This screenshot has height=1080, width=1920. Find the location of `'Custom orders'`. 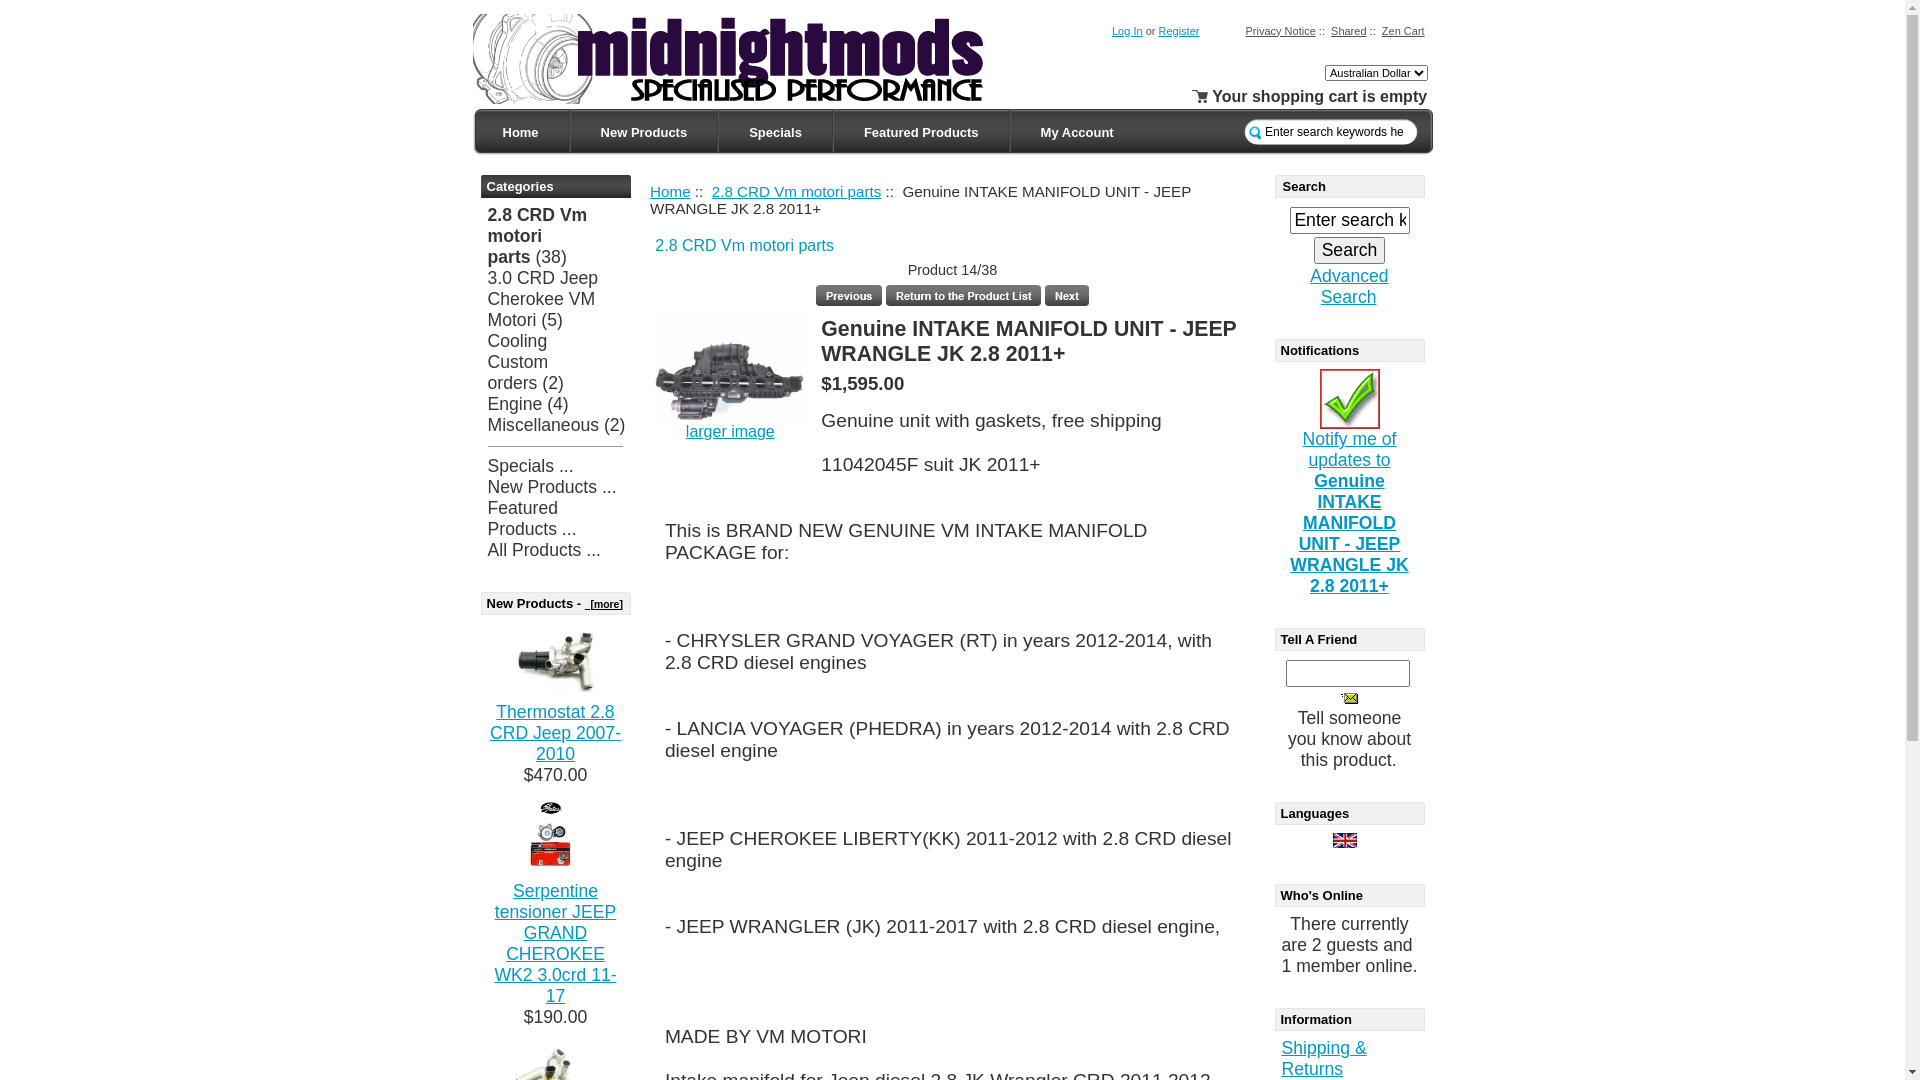

'Custom orders' is located at coordinates (518, 372).